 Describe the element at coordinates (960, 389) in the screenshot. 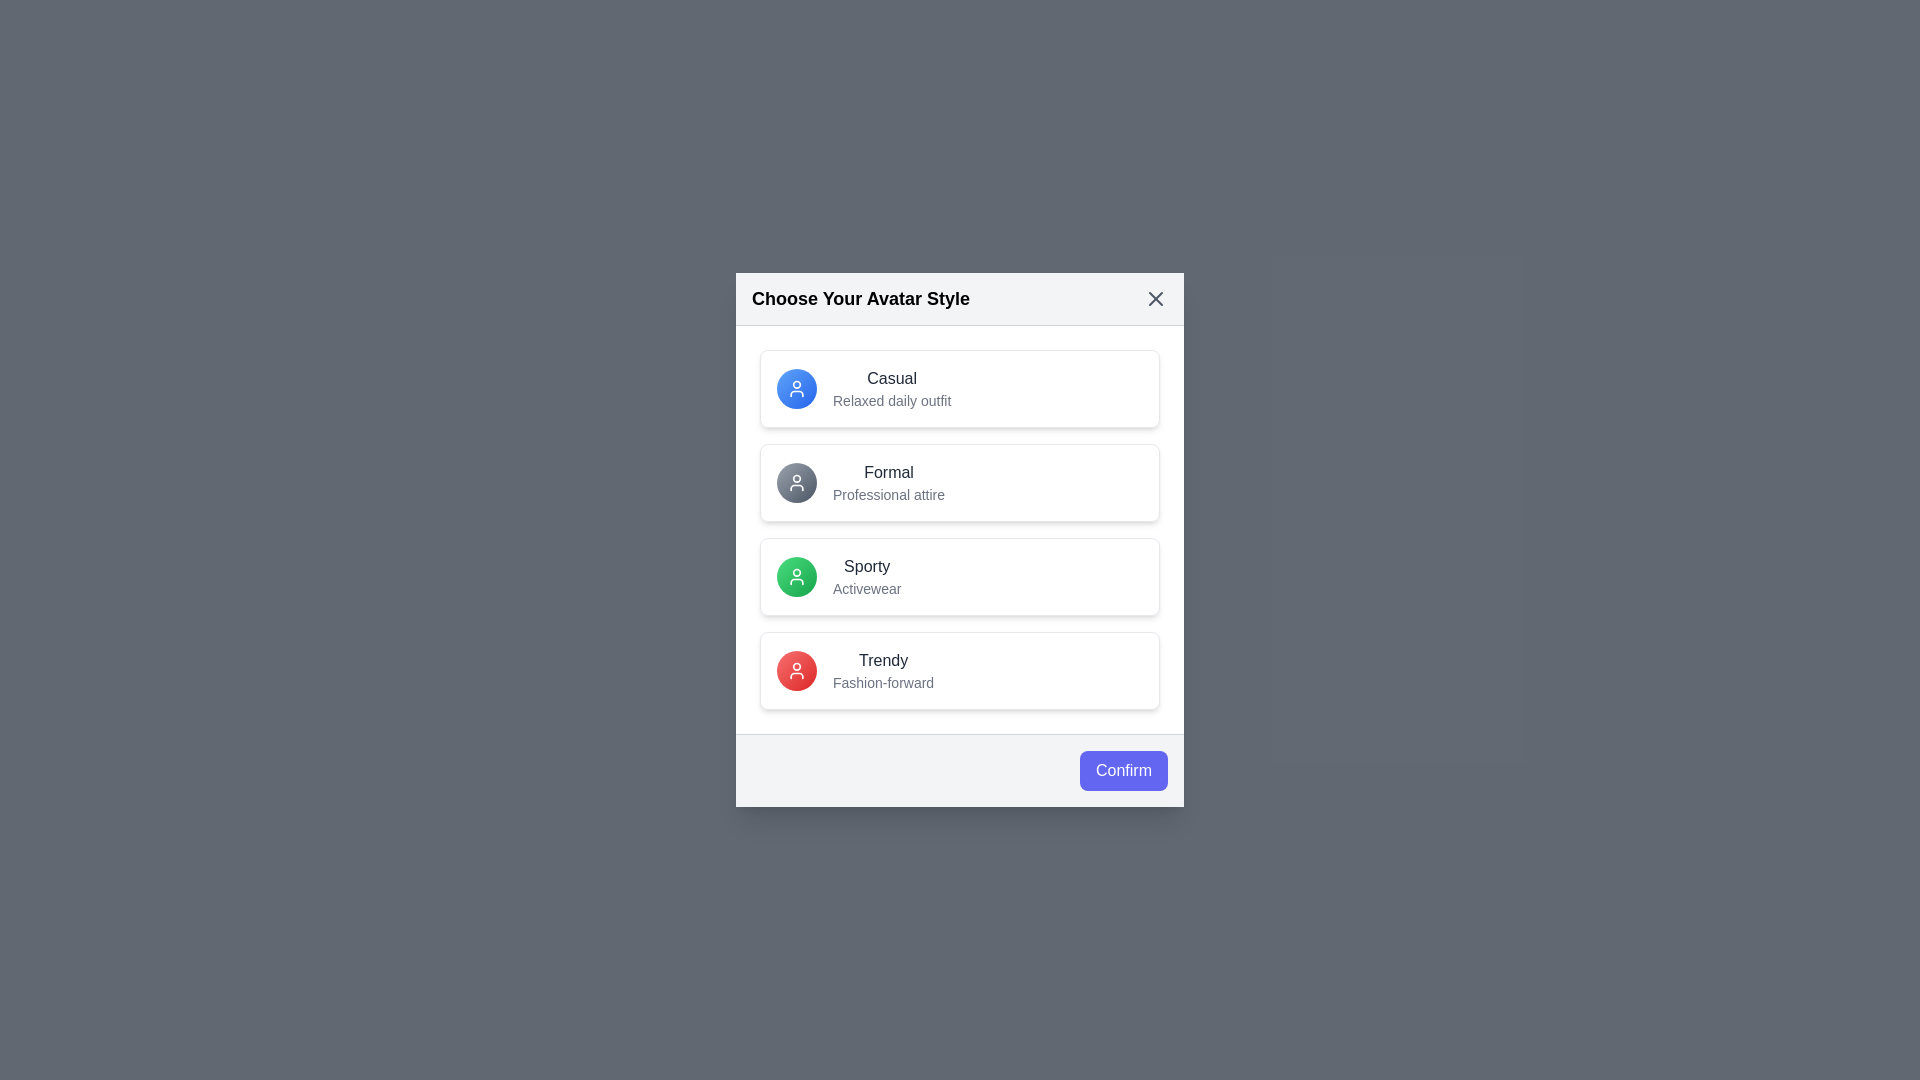

I see `the avatar option labeled 'Casual' to highlight it` at that location.